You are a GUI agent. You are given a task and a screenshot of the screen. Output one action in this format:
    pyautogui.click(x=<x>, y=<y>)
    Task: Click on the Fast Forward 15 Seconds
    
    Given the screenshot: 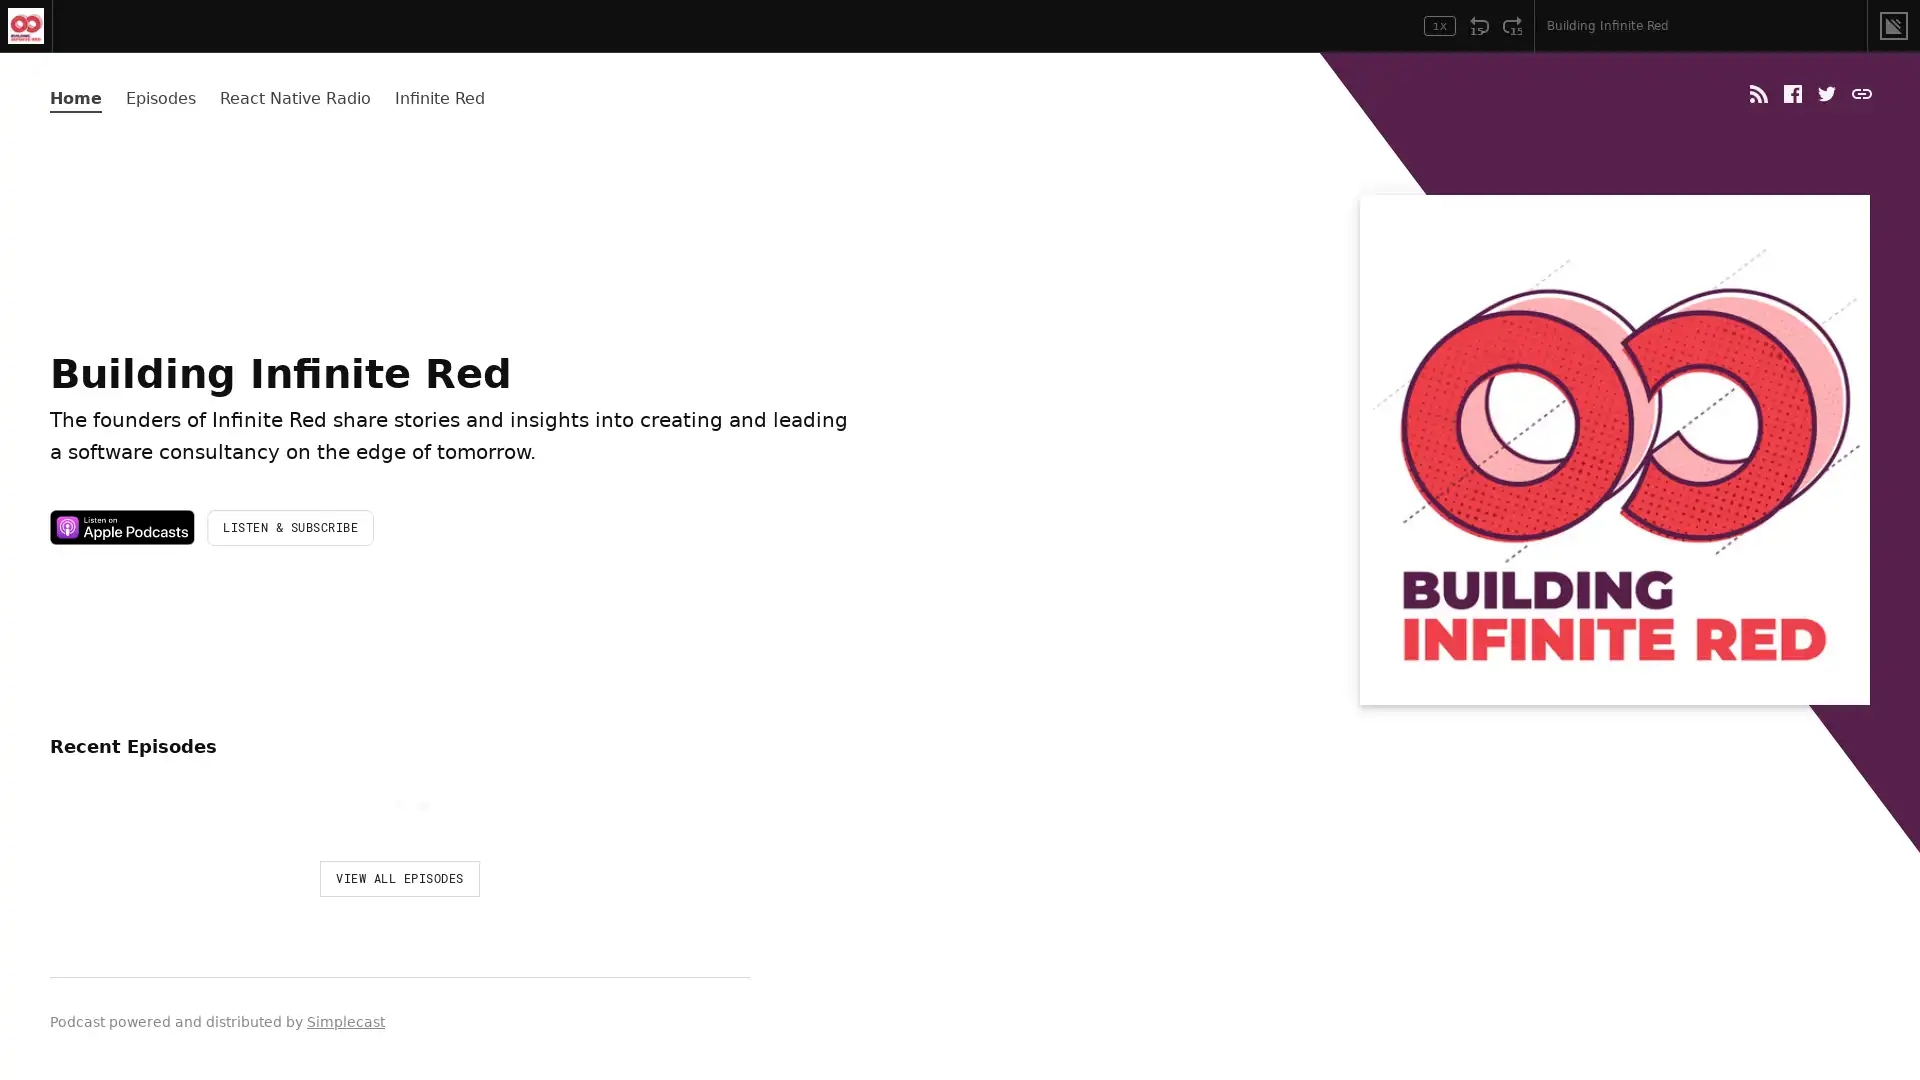 What is the action you would take?
    pyautogui.click(x=1512, y=26)
    